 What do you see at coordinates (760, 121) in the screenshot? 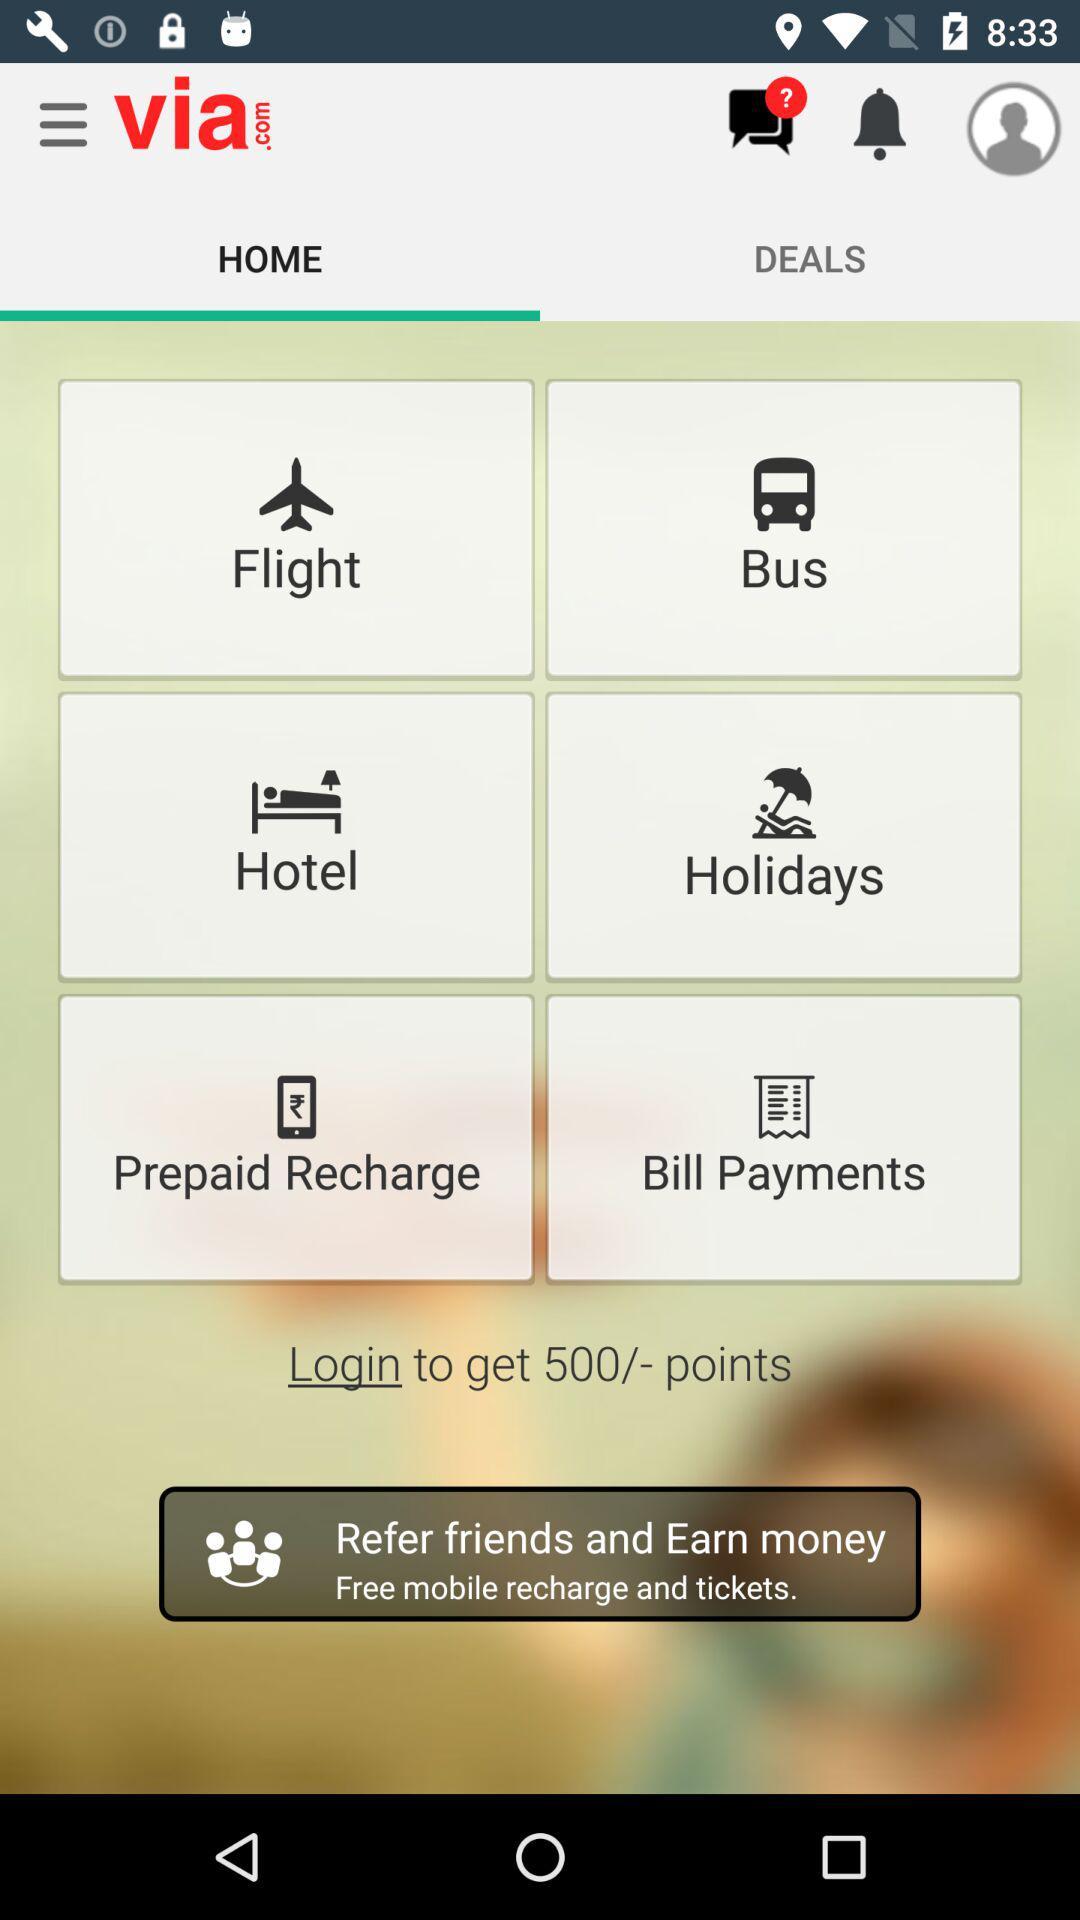
I see `help chat button` at bounding box center [760, 121].